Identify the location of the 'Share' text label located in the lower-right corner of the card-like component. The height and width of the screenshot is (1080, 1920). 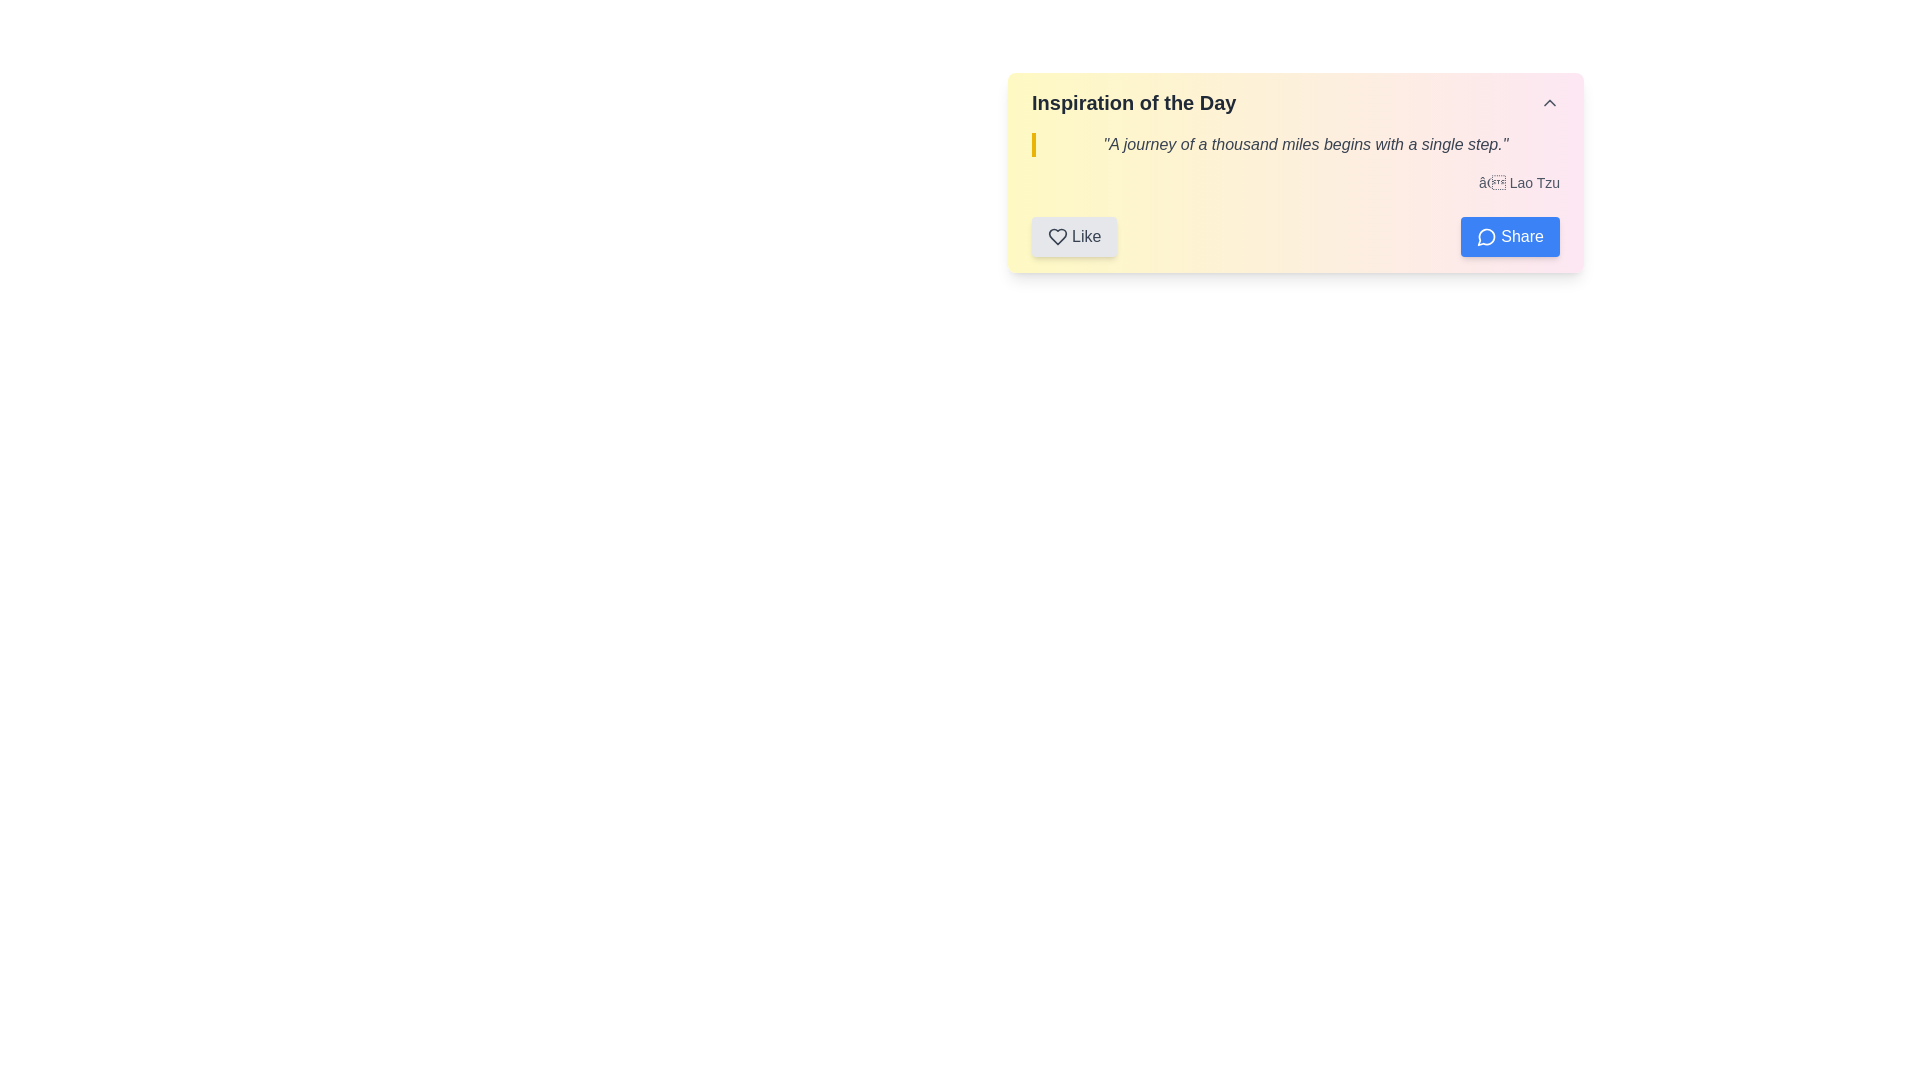
(1521, 235).